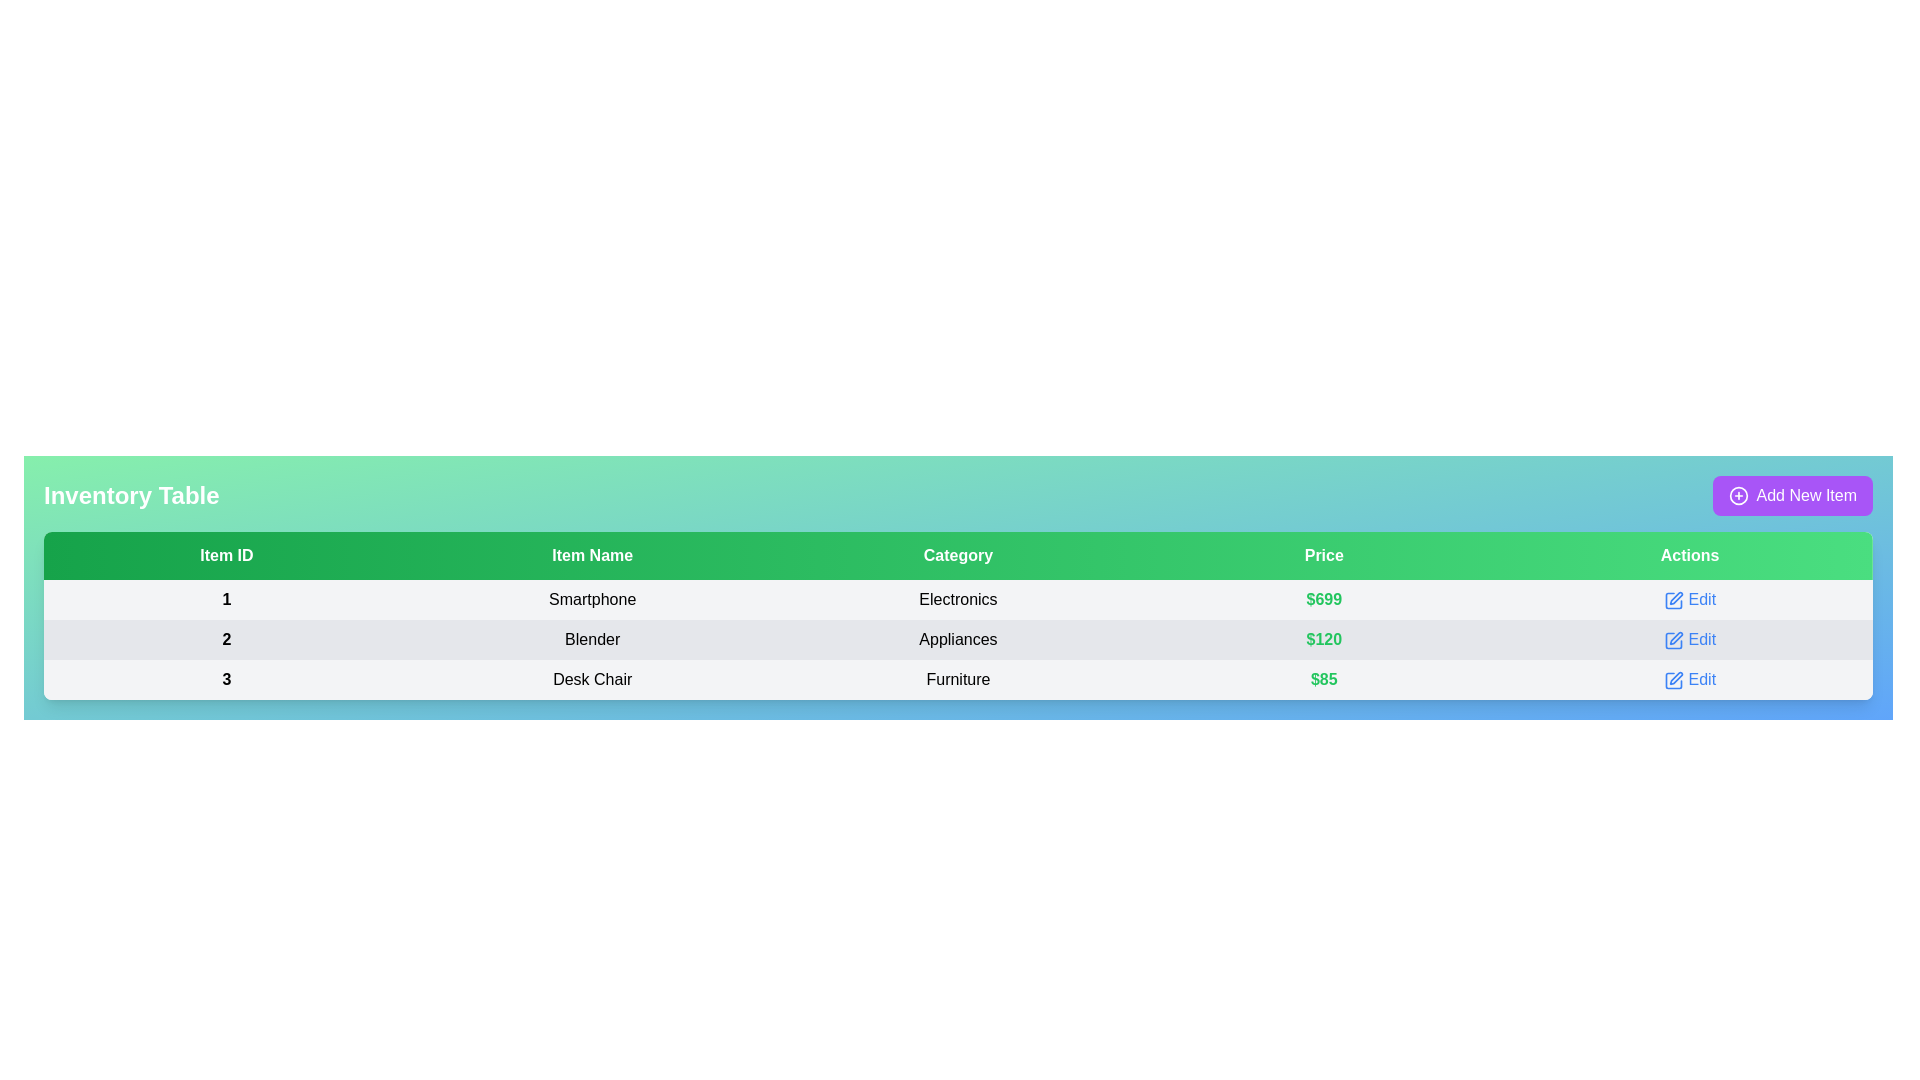  I want to click on the table header row to sort the column by its name, which includes 'Item ID', 'Item Name', 'Category', 'Price', or 'Actions', so click(957, 555).